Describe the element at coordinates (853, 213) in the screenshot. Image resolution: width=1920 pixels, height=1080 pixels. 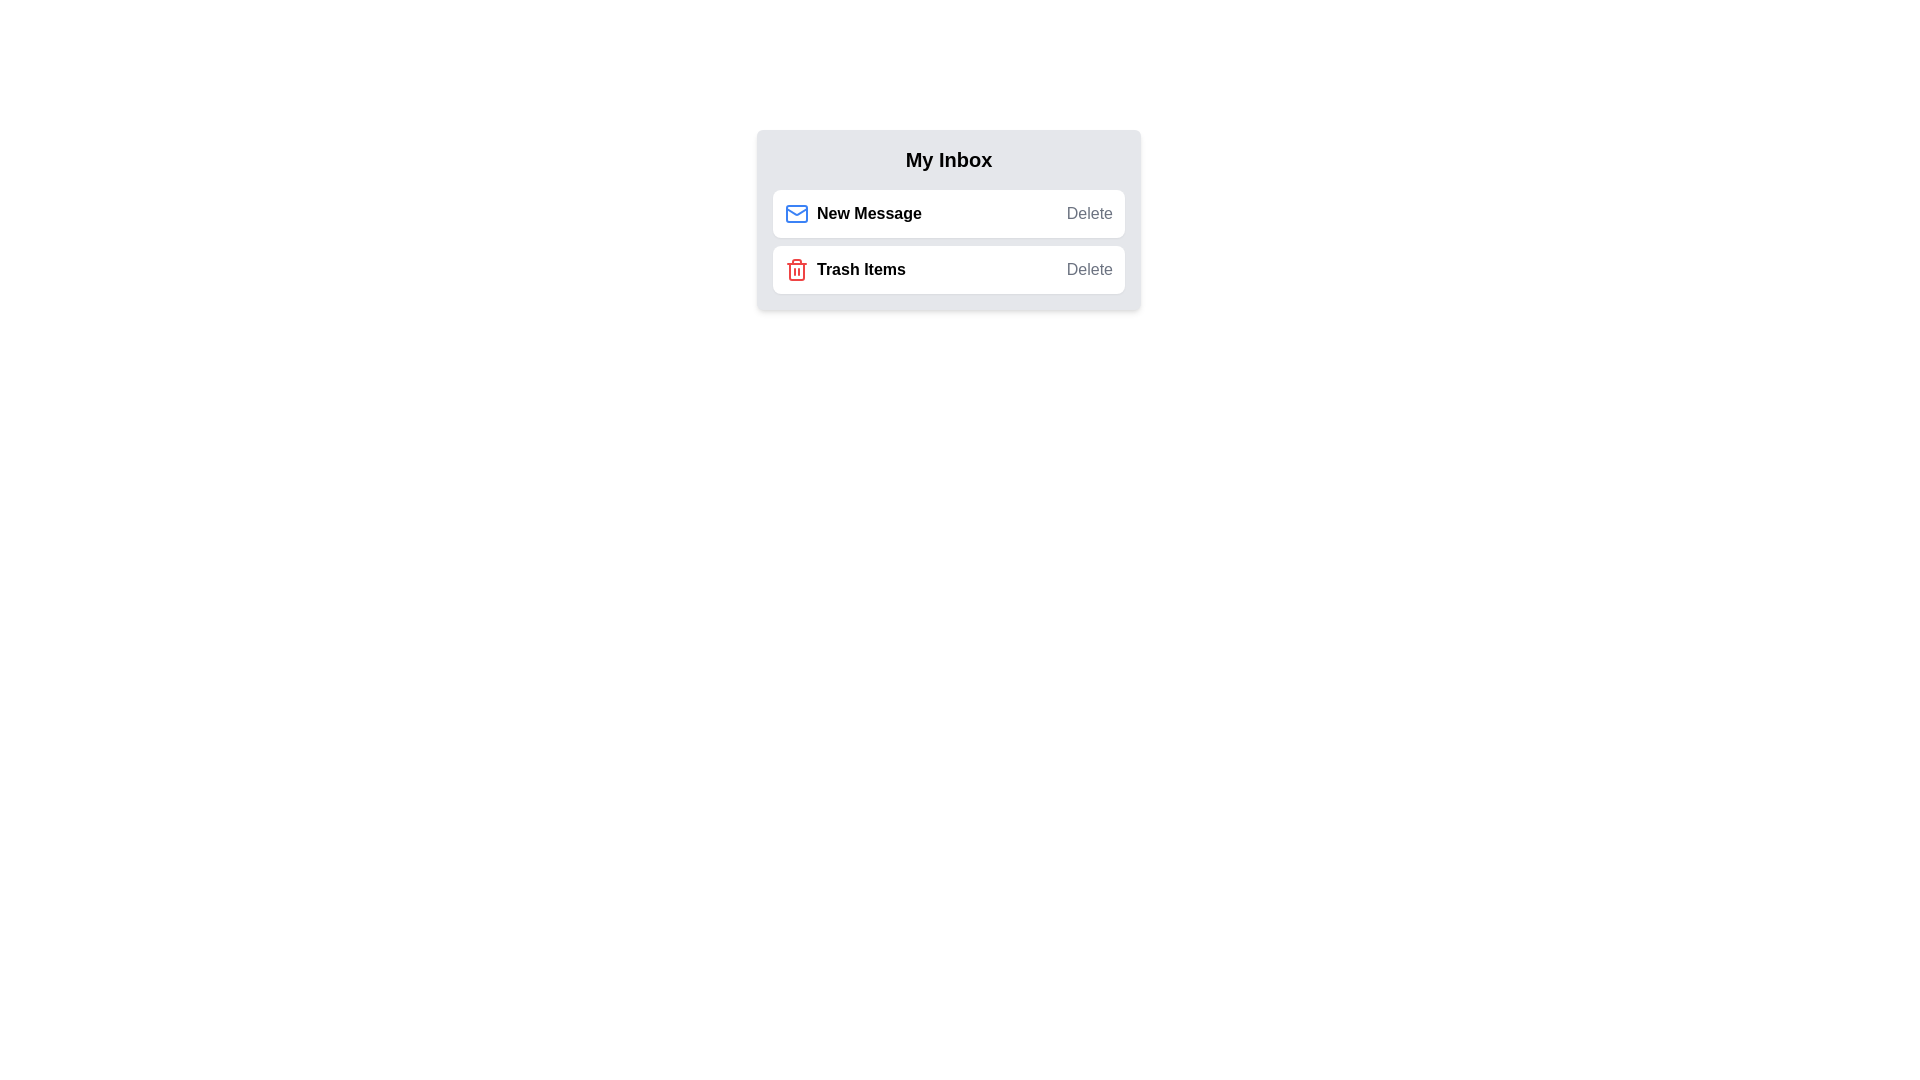
I see `the text New Message to perform its associated action` at that location.